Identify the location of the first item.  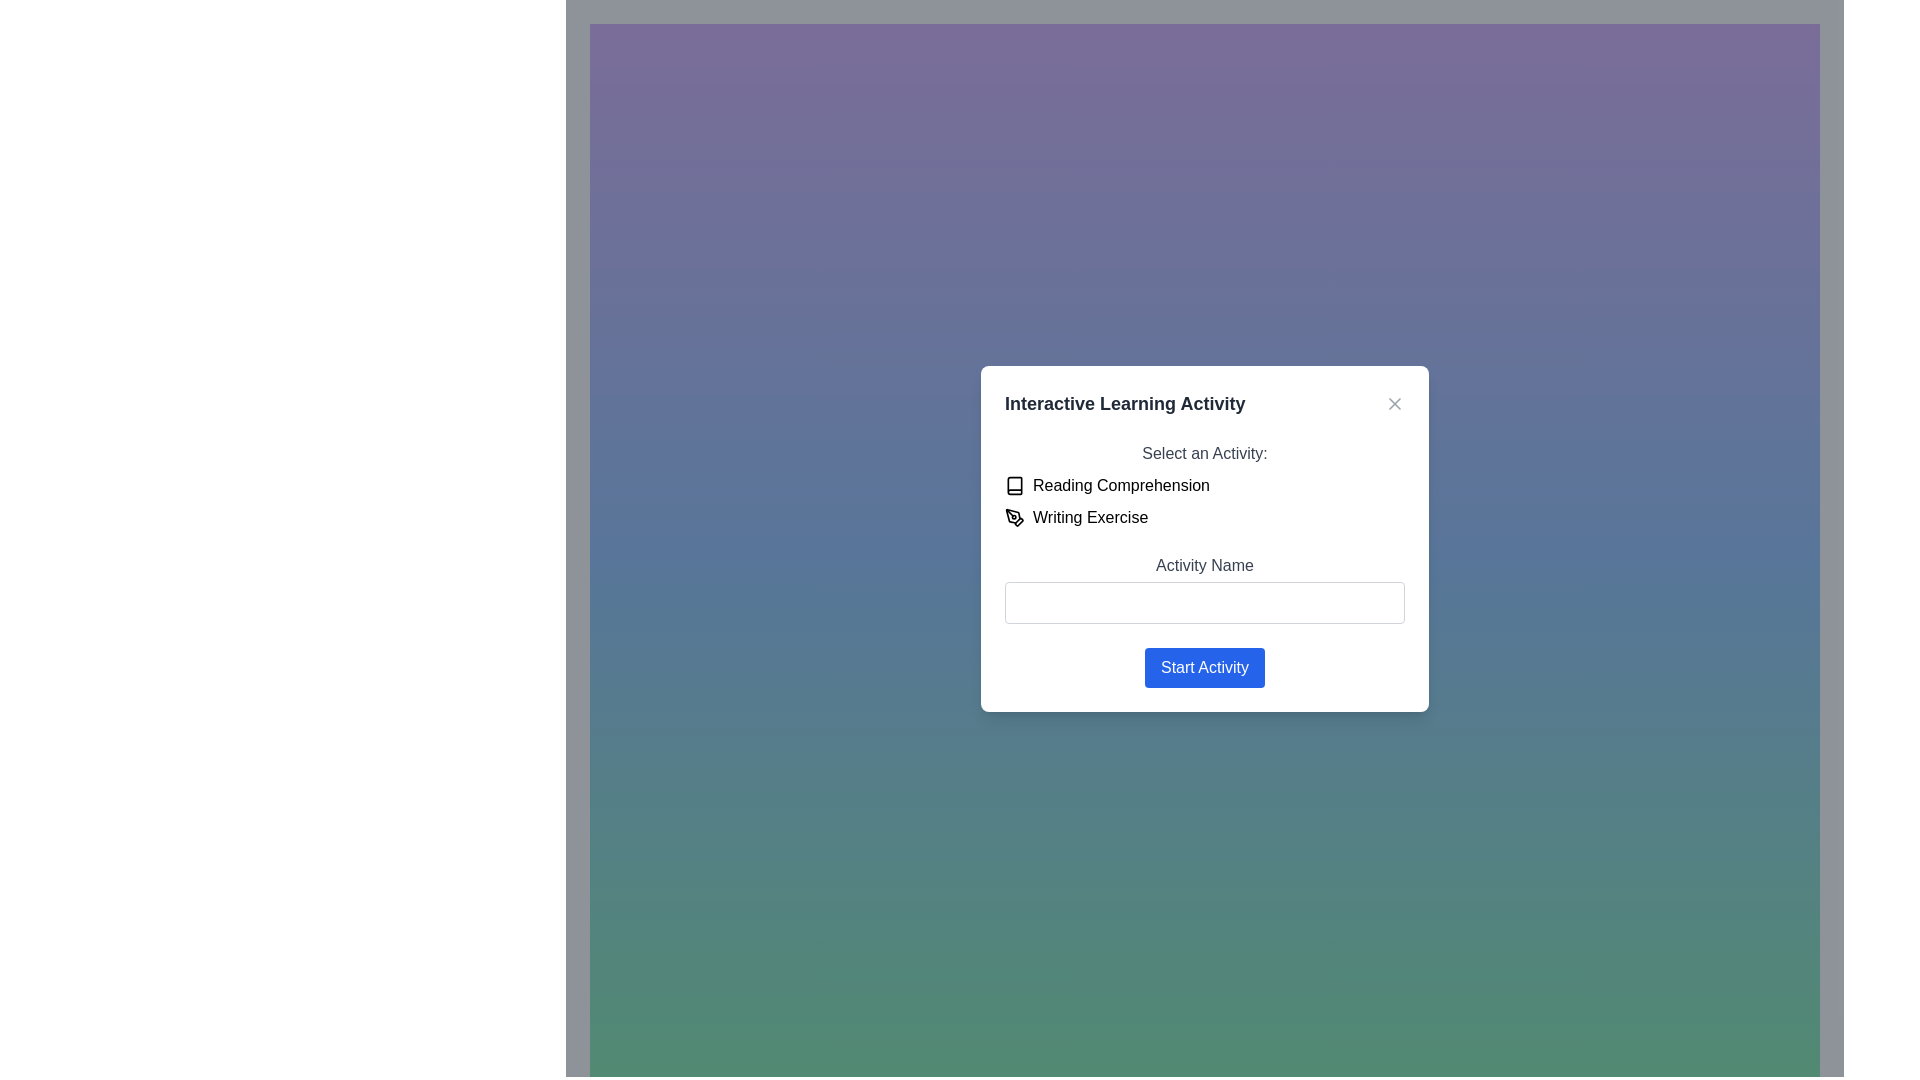
(1203, 485).